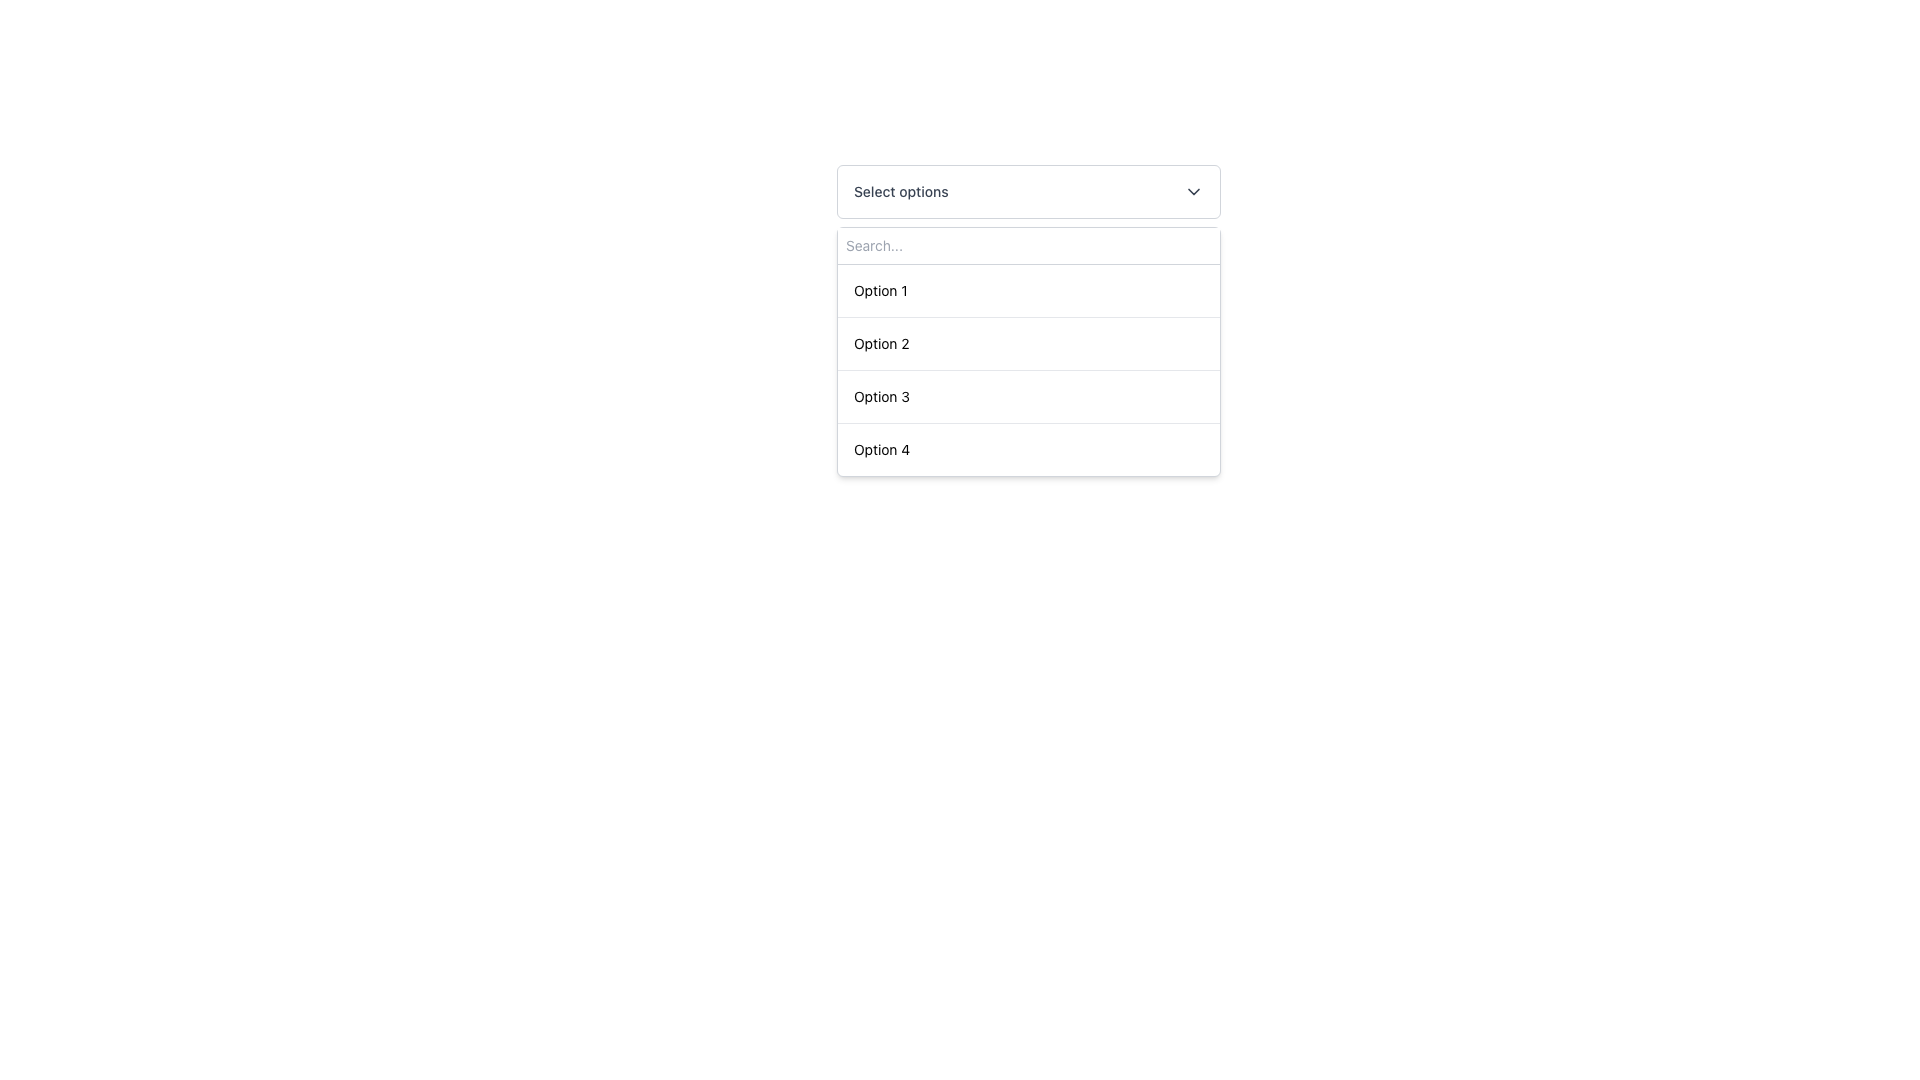 The width and height of the screenshot is (1920, 1080). Describe the element at coordinates (881, 450) in the screenshot. I see `the text label displaying 'Option 4', which is styled with a standard sans-serif font and is the fourth item in a dropdown list` at that location.